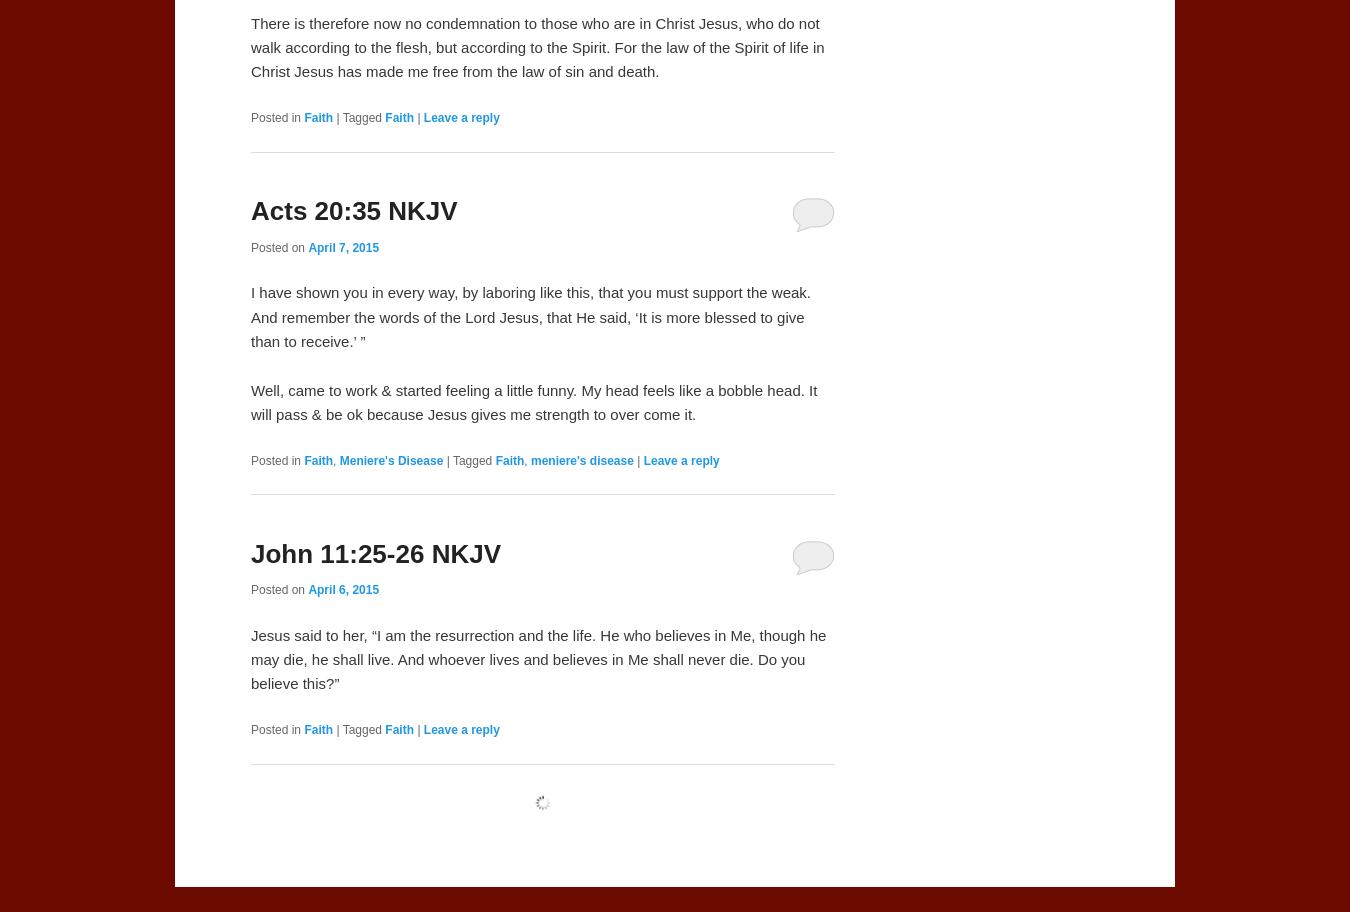 Image resolution: width=1350 pixels, height=912 pixels. I want to click on 'I have shown you in every way, by laboring like this, that you must support the weak. And remember the words of the Lord Jesus, that He said, ‘It is more blessed to give than to receive.’ ”', so click(249, 316).